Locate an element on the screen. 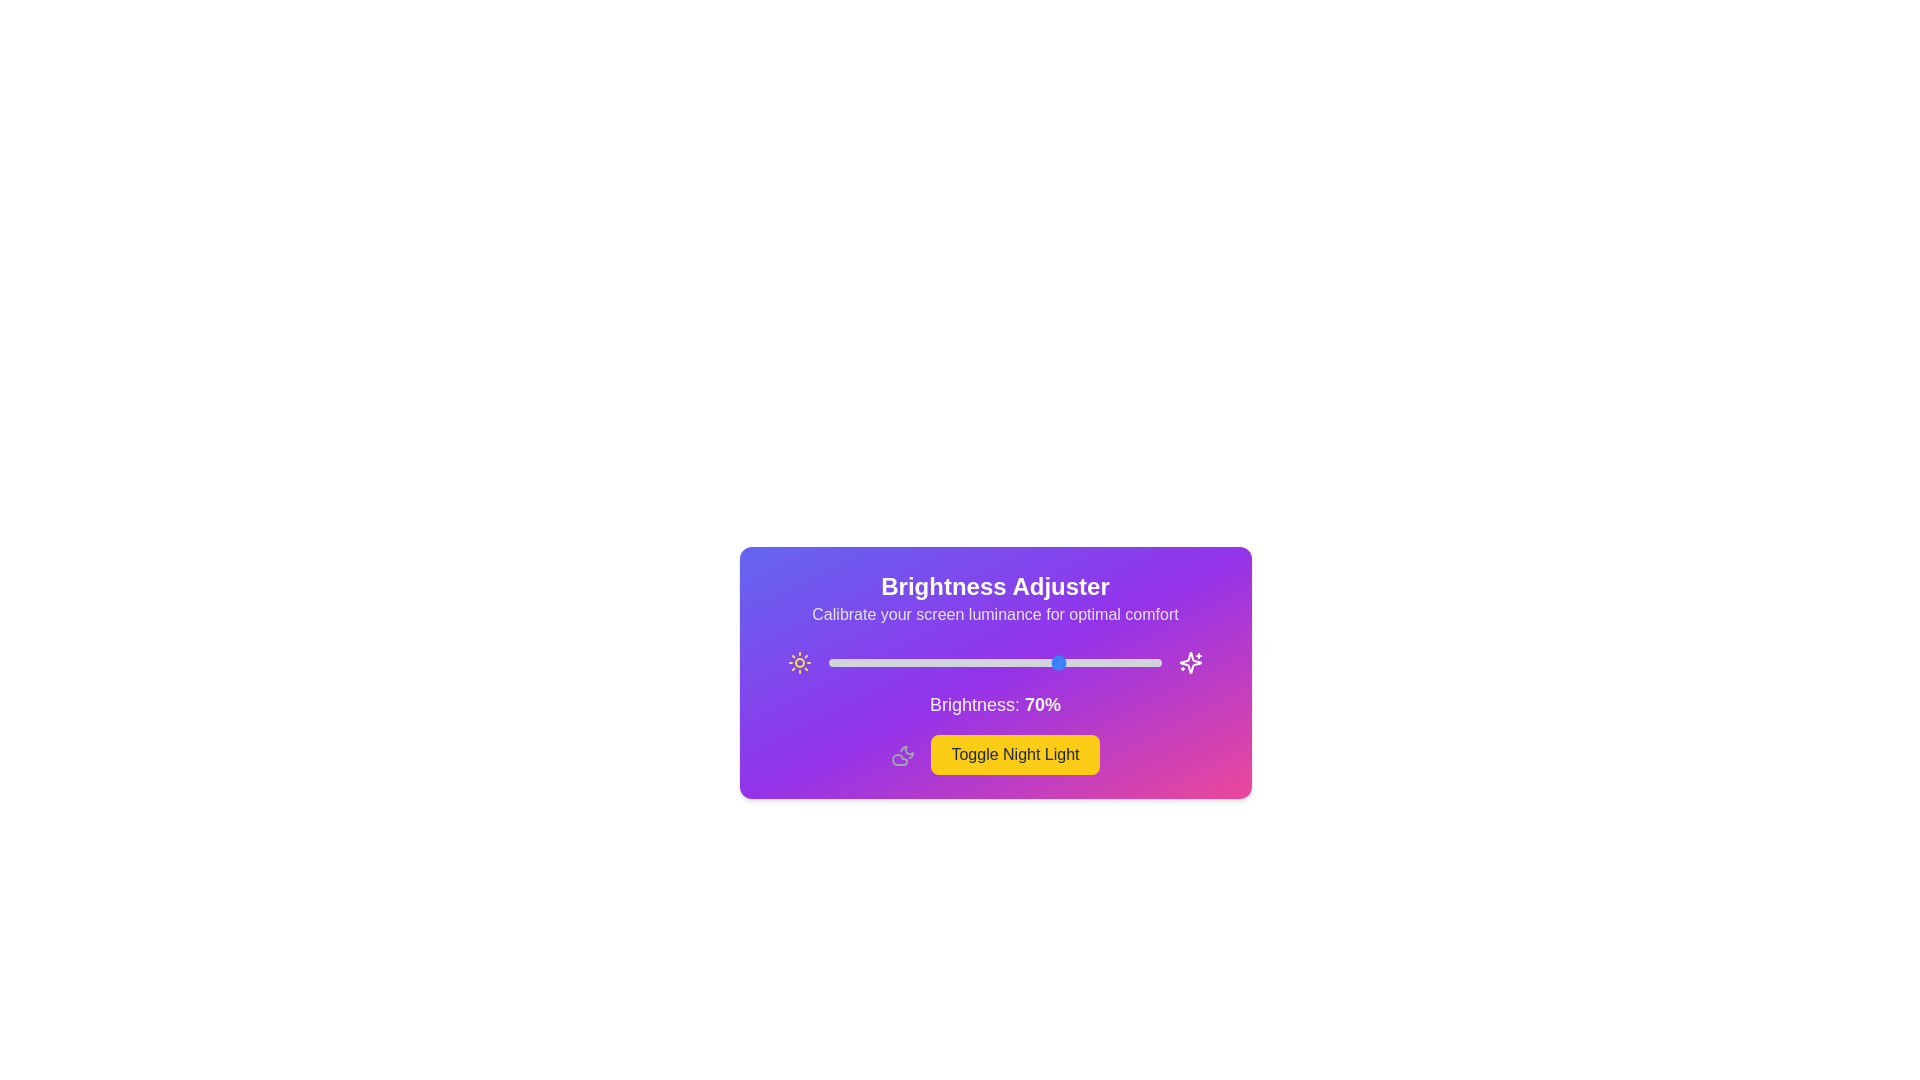 The width and height of the screenshot is (1920, 1080). the brightness slider to 79% is located at coordinates (1090, 663).